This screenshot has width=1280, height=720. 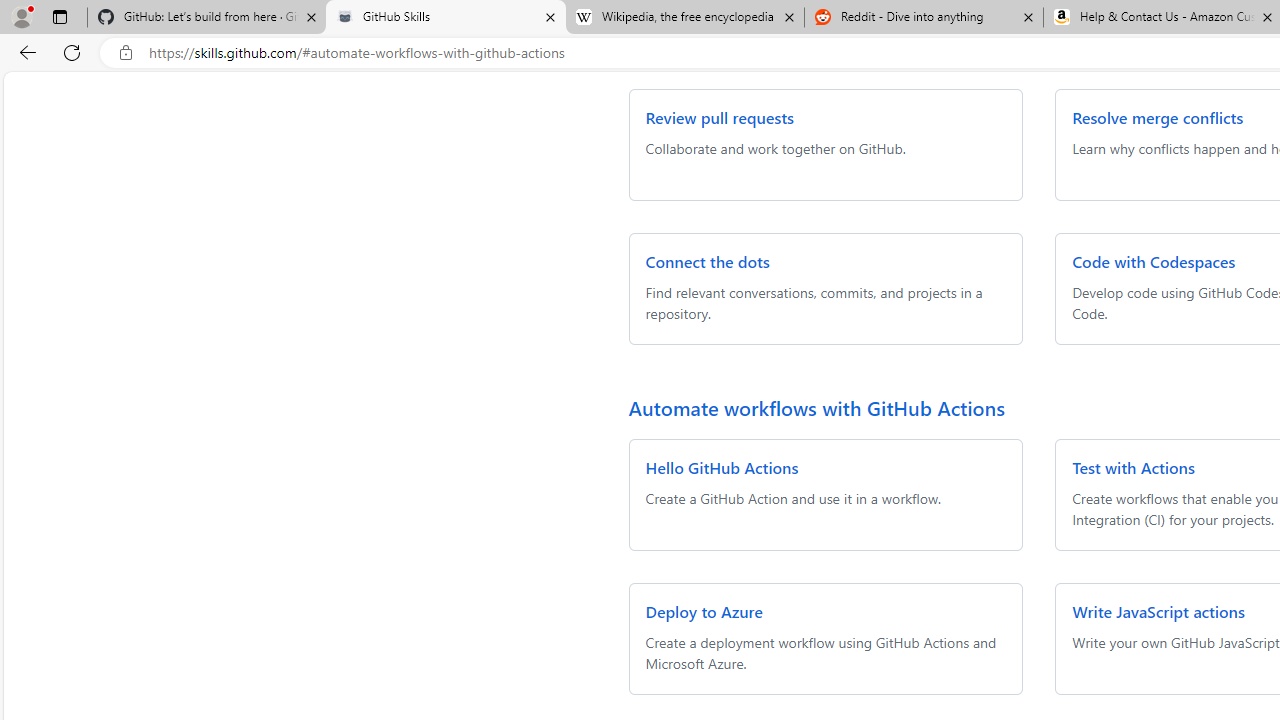 What do you see at coordinates (1158, 117) in the screenshot?
I see `'Resolve merge conflicts'` at bounding box center [1158, 117].